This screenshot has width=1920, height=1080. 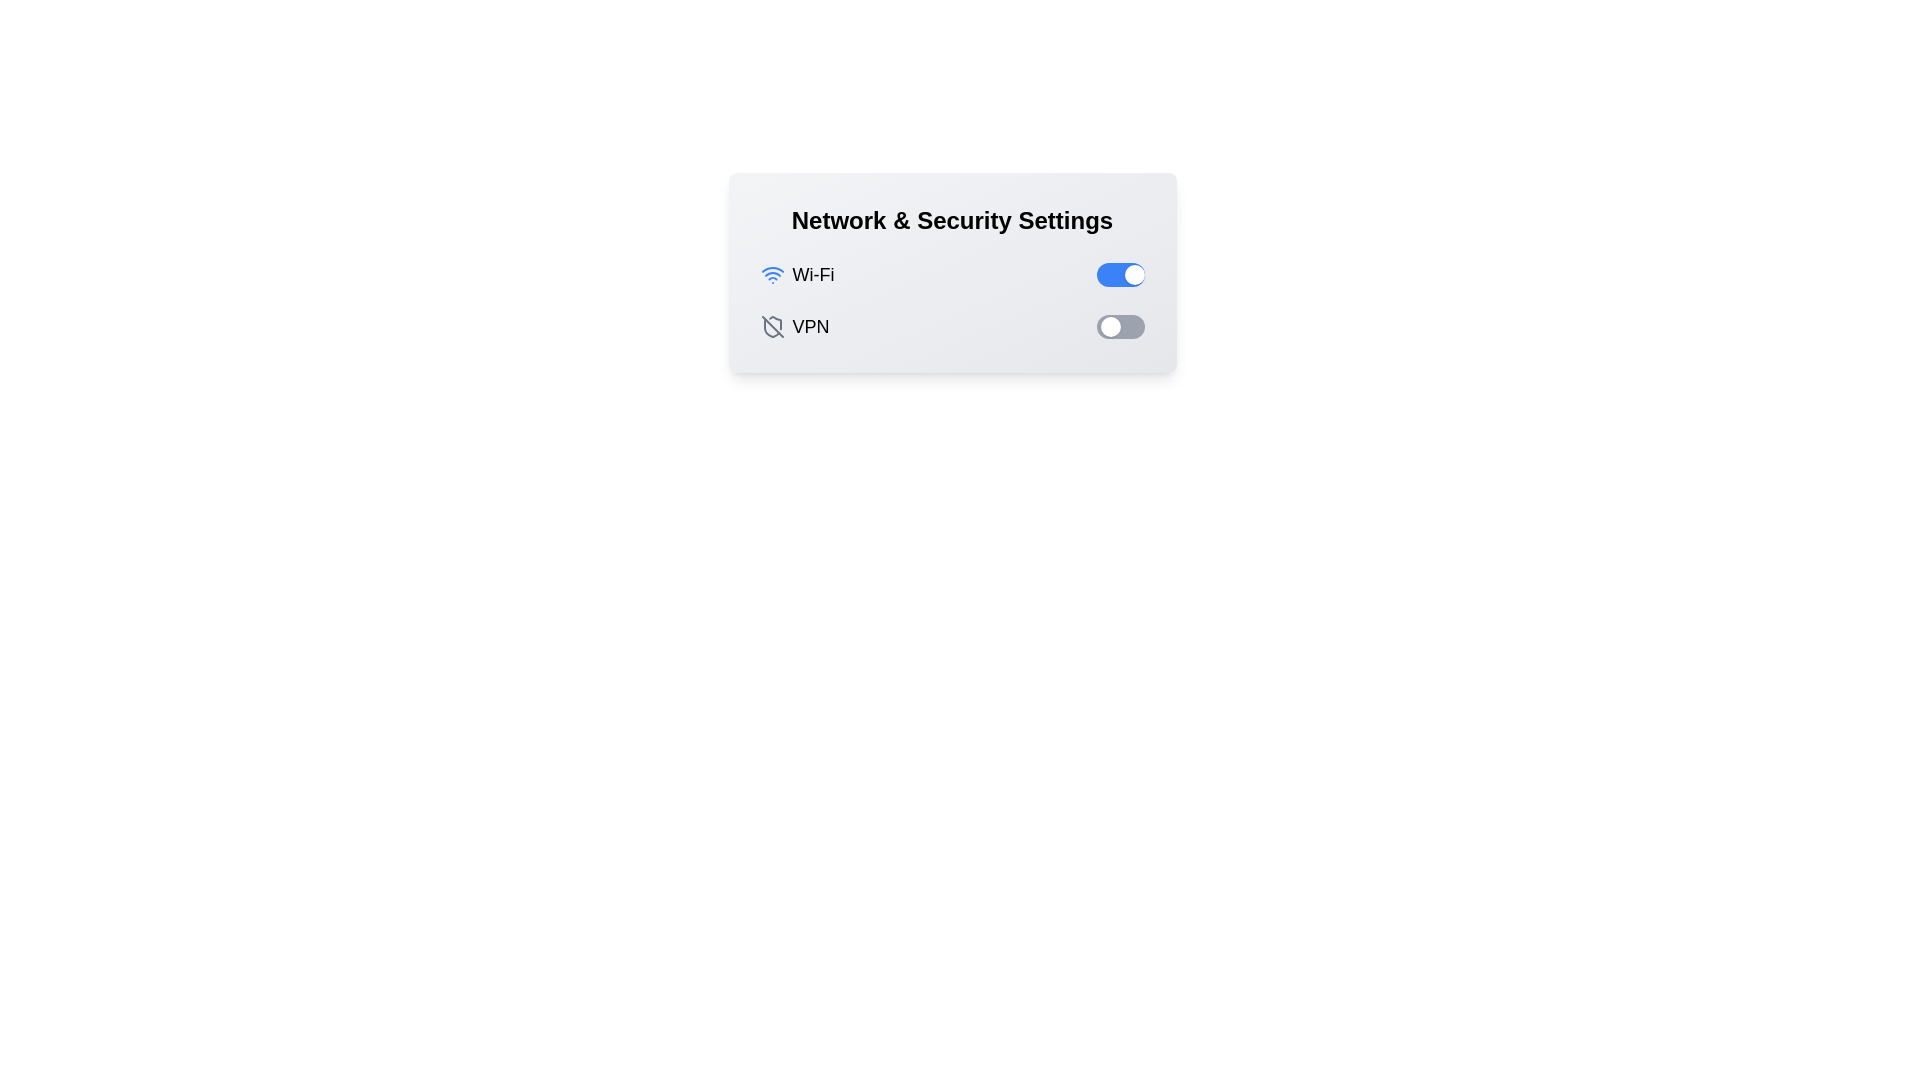 What do you see at coordinates (811, 326) in the screenshot?
I see `the text label that indicates the functionality of the associated toggle switch for enabling or disabling the VPN feature in the application, which is located under the 'Network & Security Settings' section` at bounding box center [811, 326].